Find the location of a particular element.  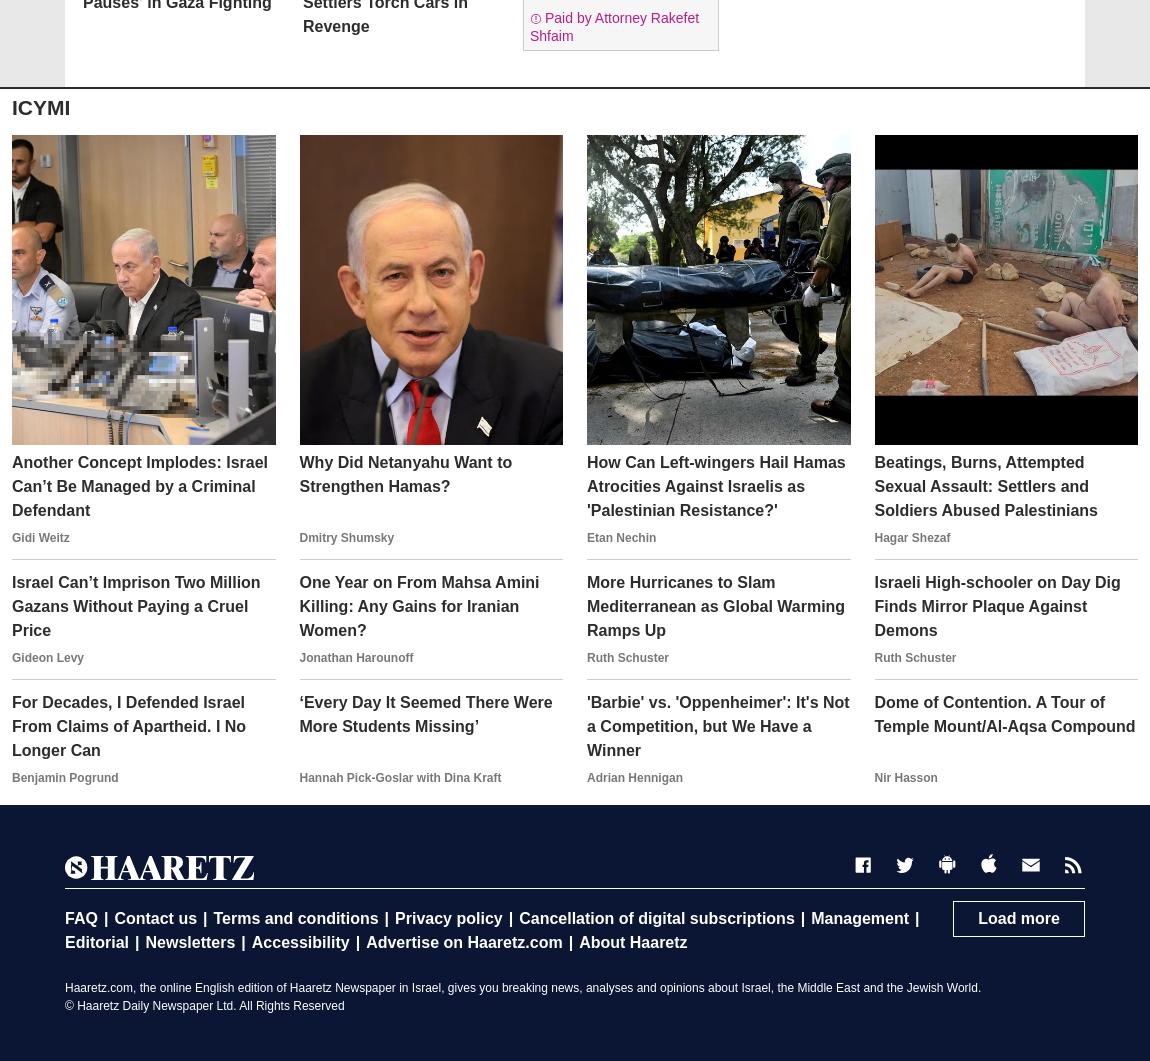

'Contact us' is located at coordinates (112, 917).